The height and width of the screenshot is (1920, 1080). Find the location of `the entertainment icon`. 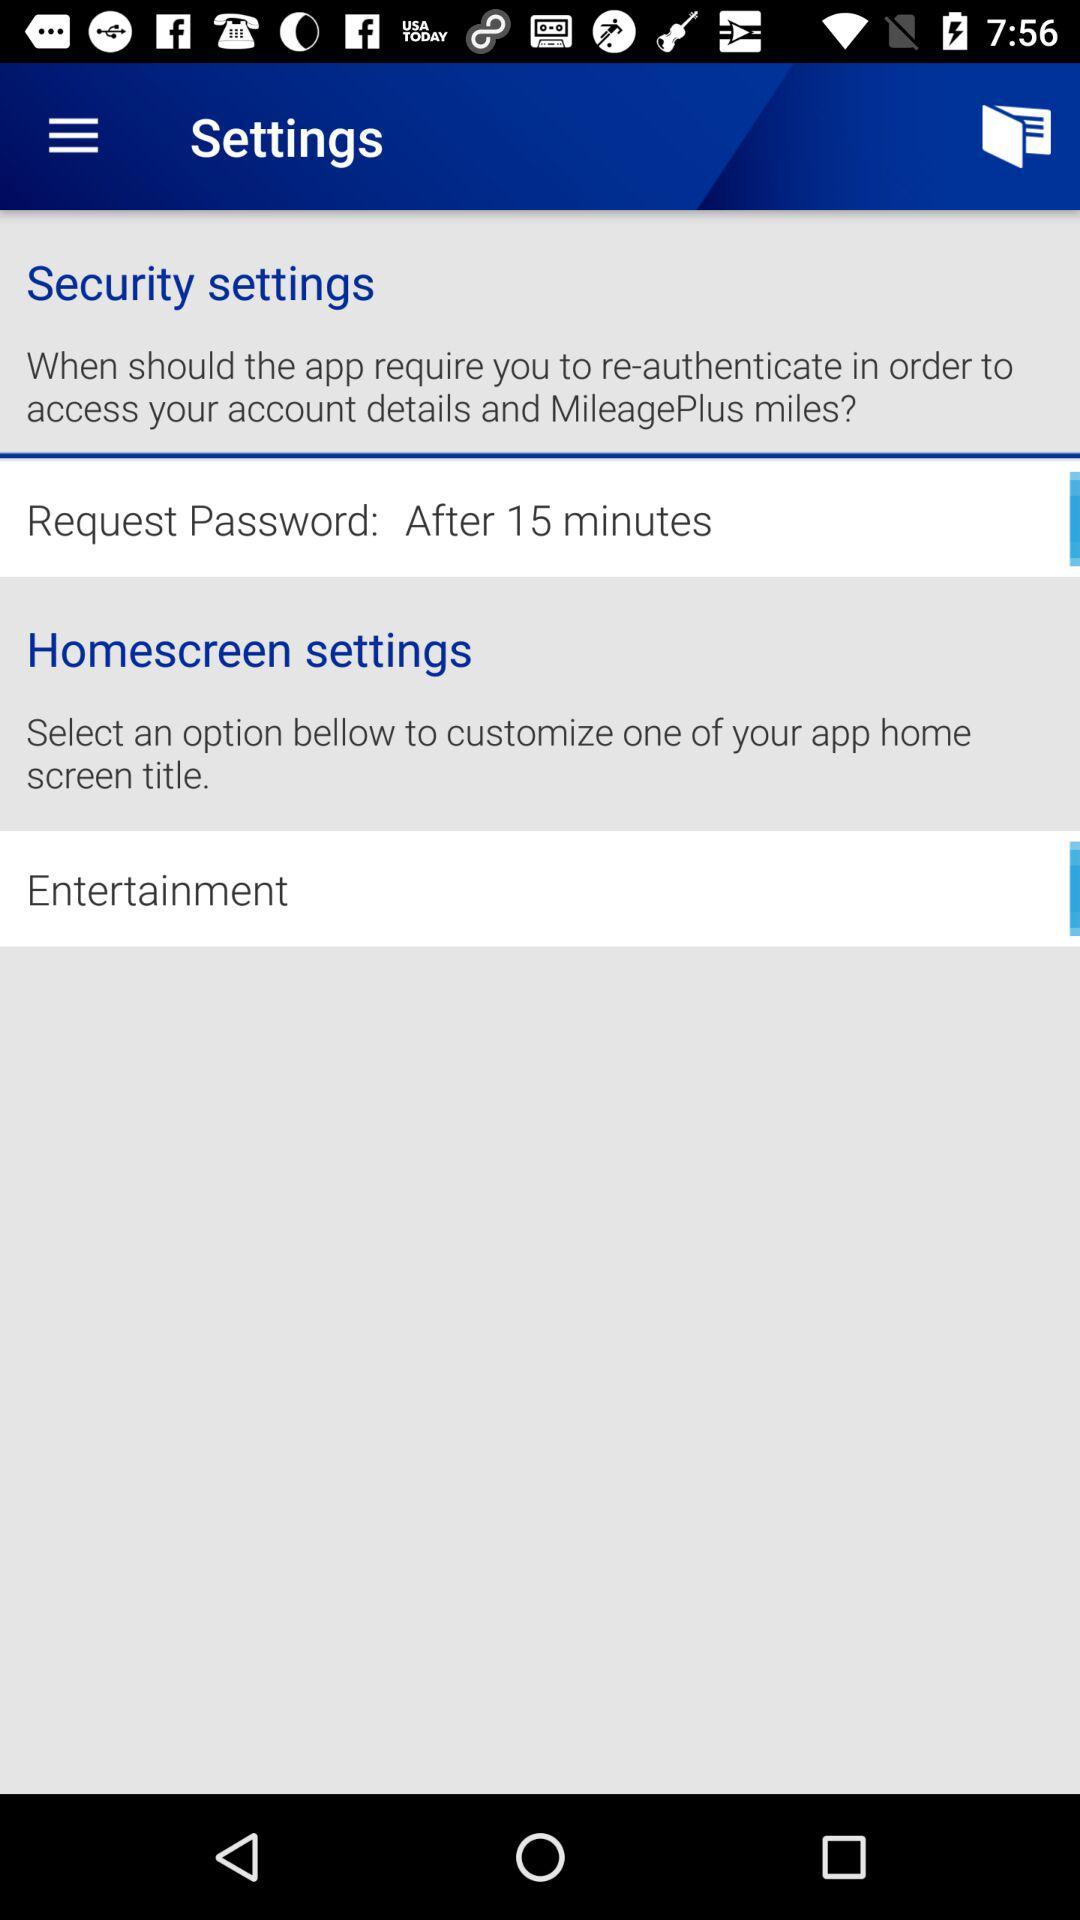

the entertainment icon is located at coordinates (540, 887).